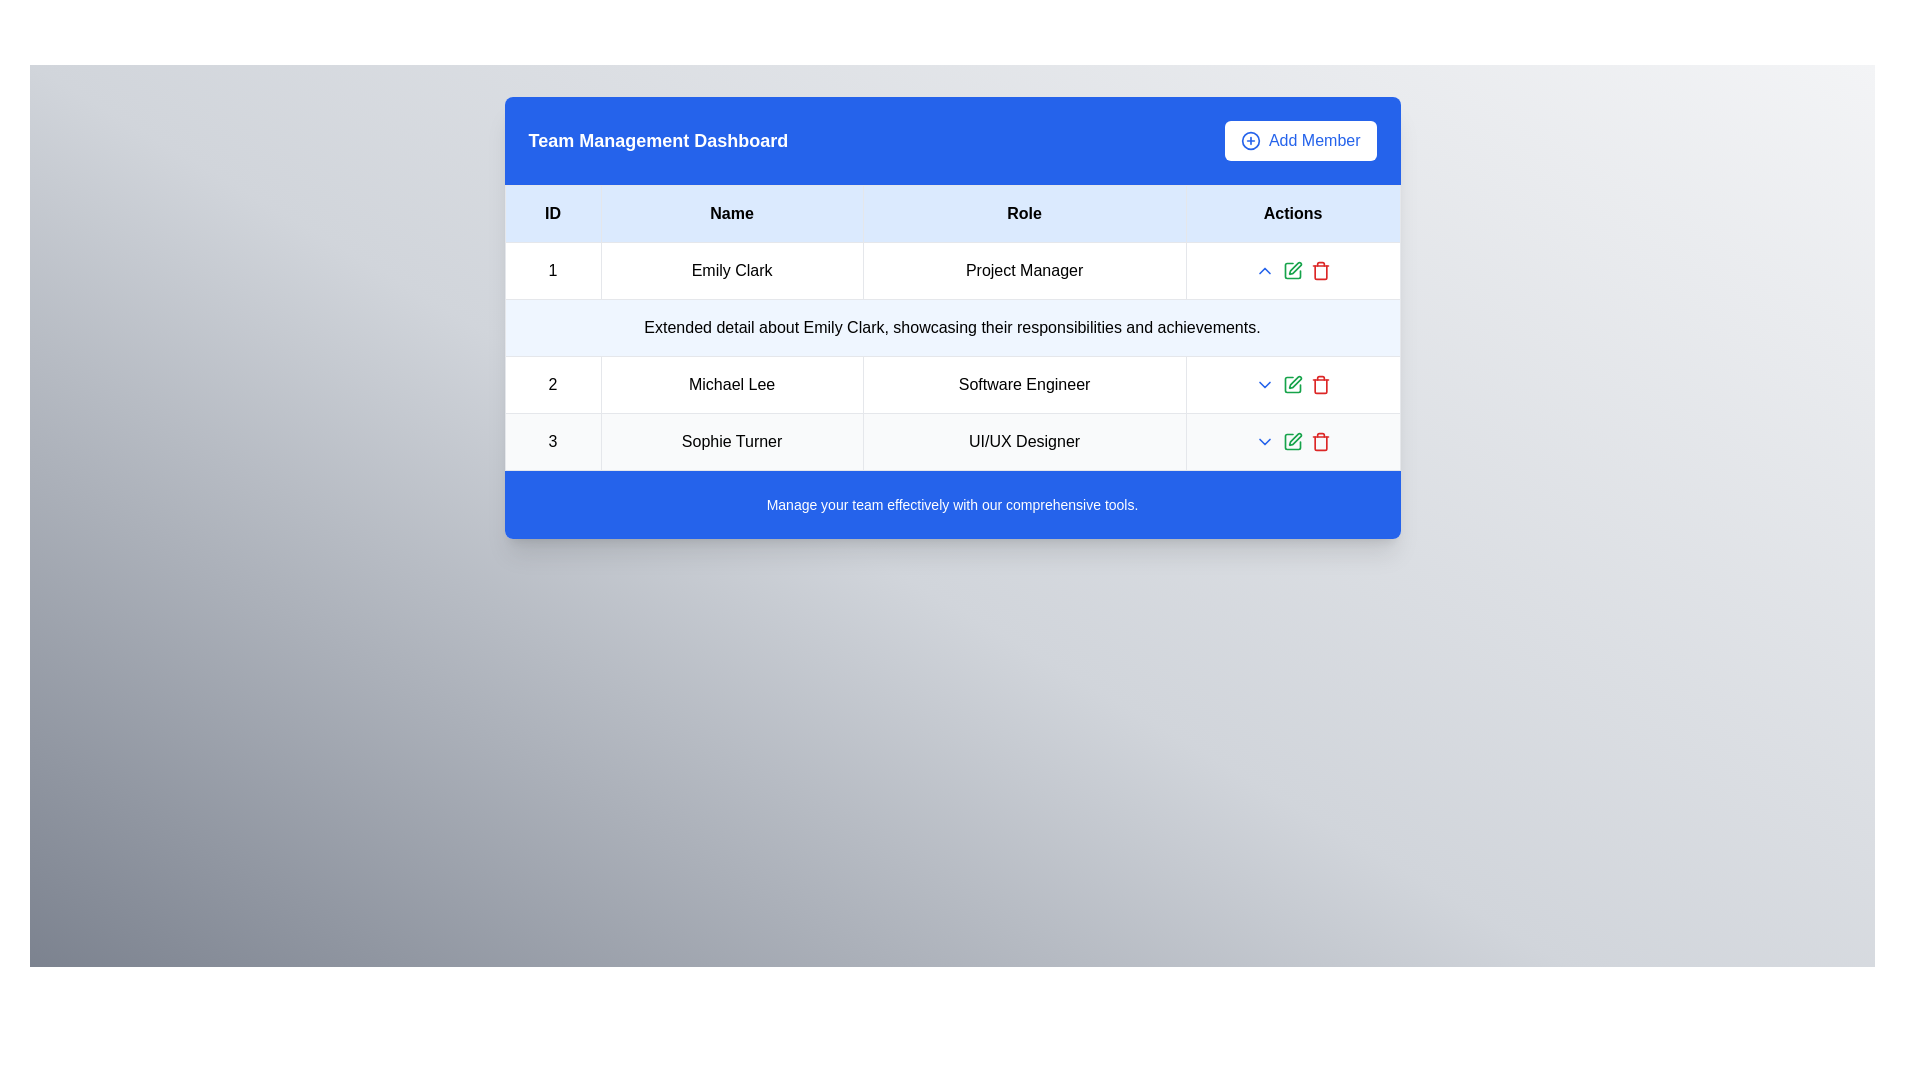  Describe the element at coordinates (731, 213) in the screenshot. I see `the Table Header Cell for the 'Name' column in the table, which is the second cell in the header row, located to the right of the 'ID' cell and to the left of the 'Role' cell` at that location.